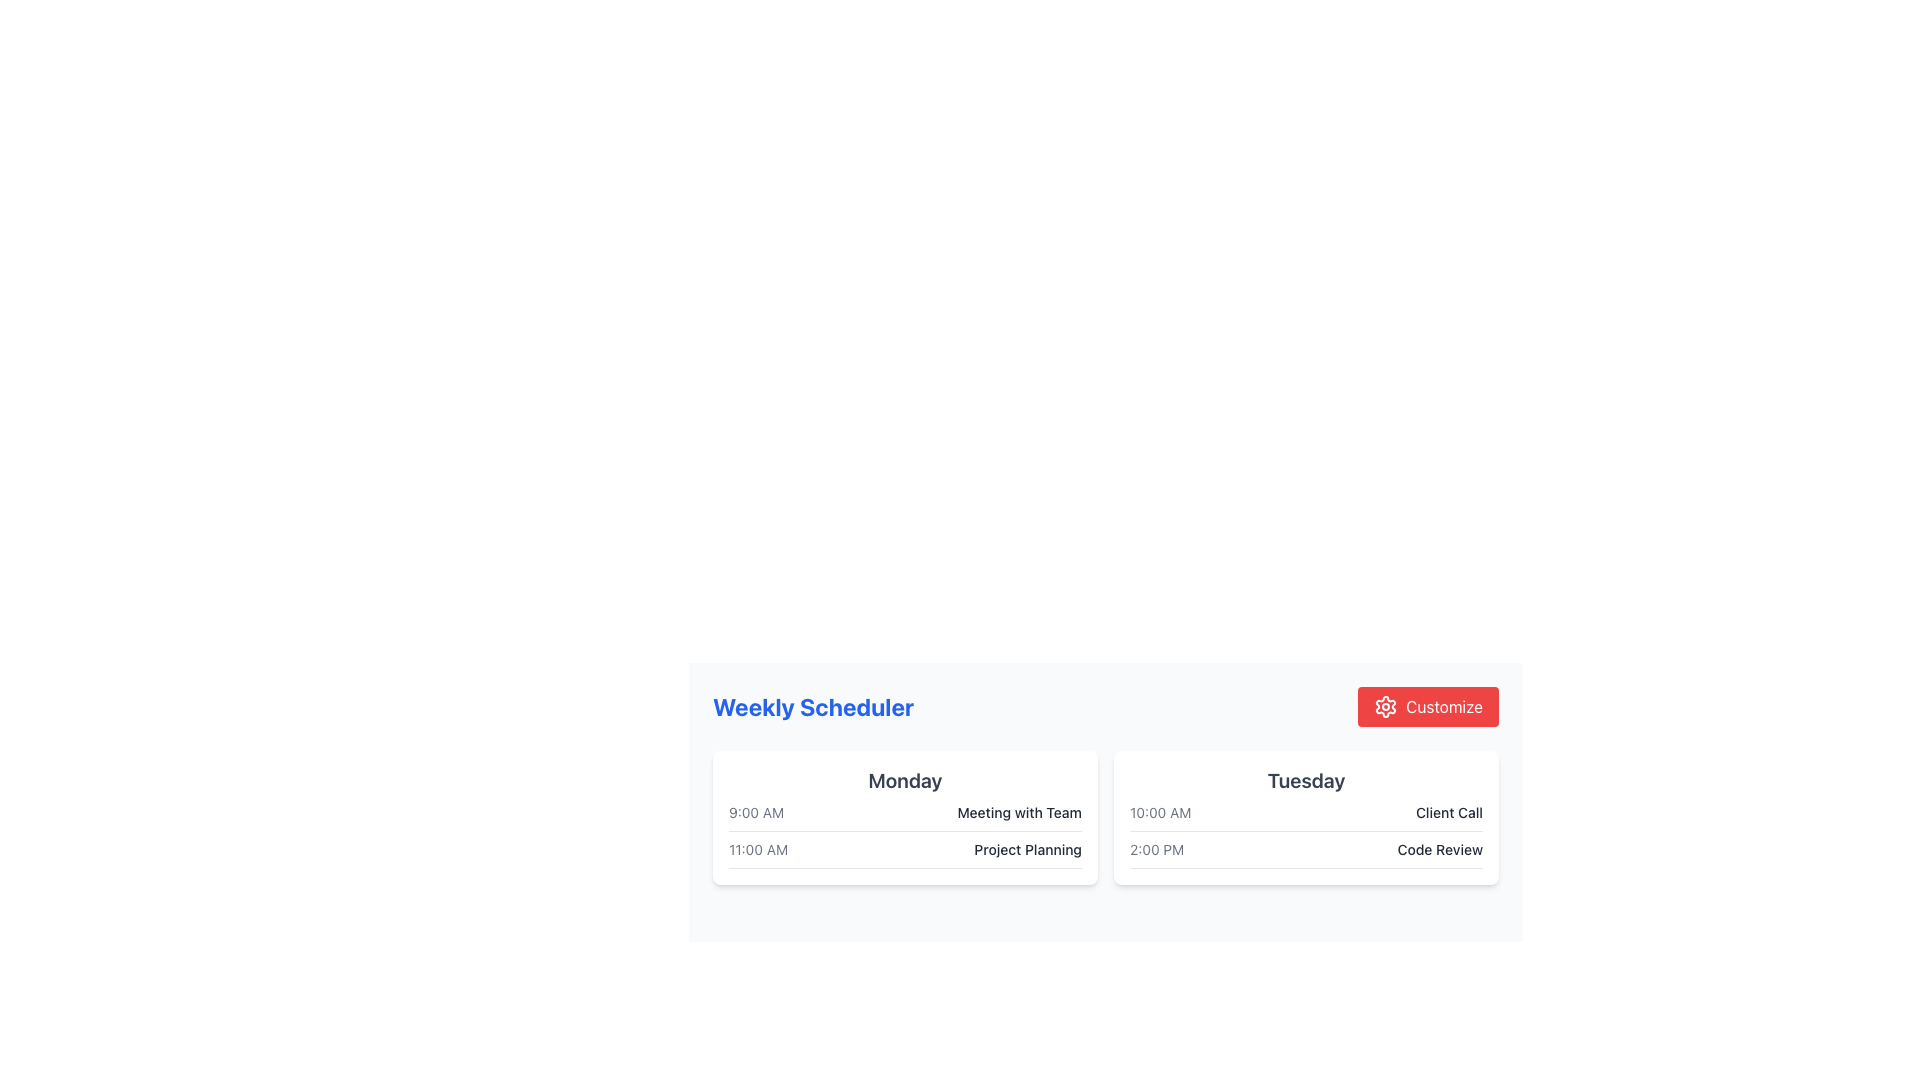  What do you see at coordinates (1157, 849) in the screenshot?
I see `timestamp '2:00 PM' displayed in a small-sized, gray-colored font within the schedule interface for the event 'Code Review' on Tuesday` at bounding box center [1157, 849].